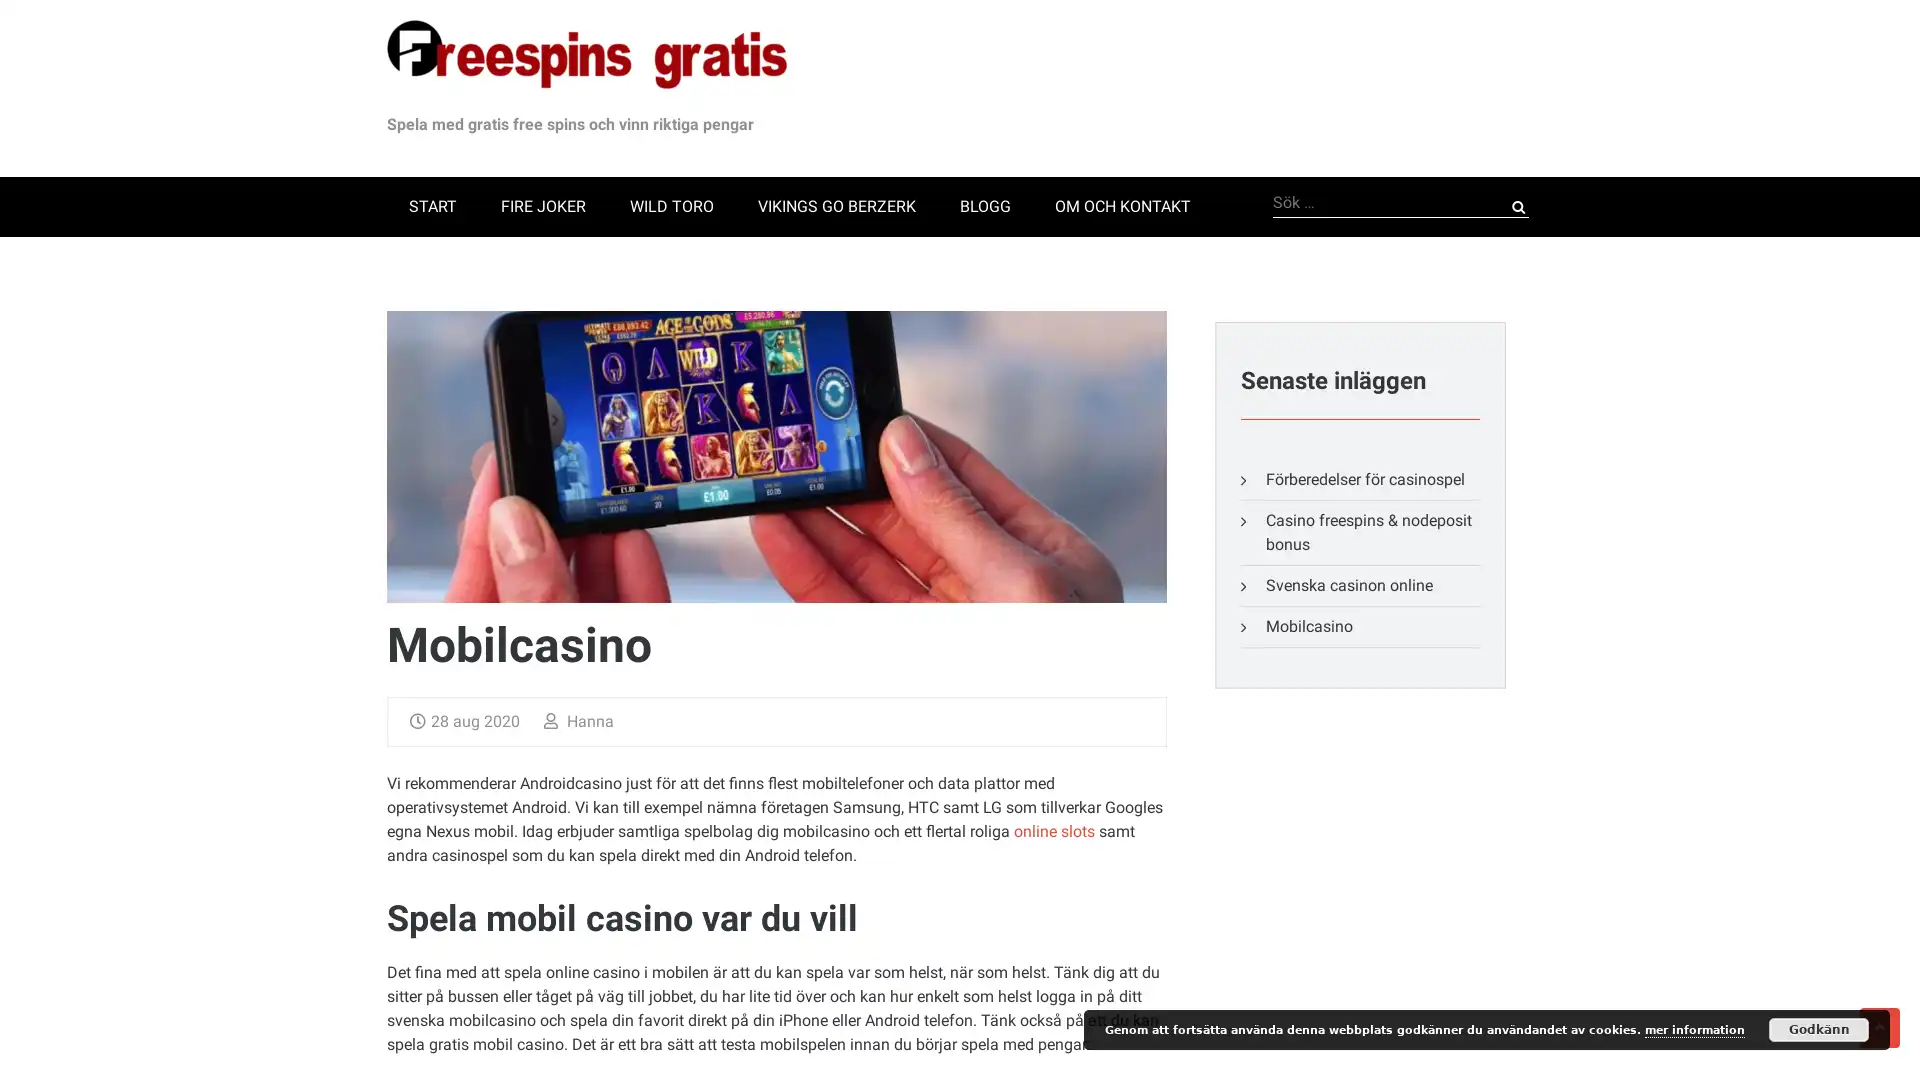  I want to click on Godkann, so click(1819, 1029).